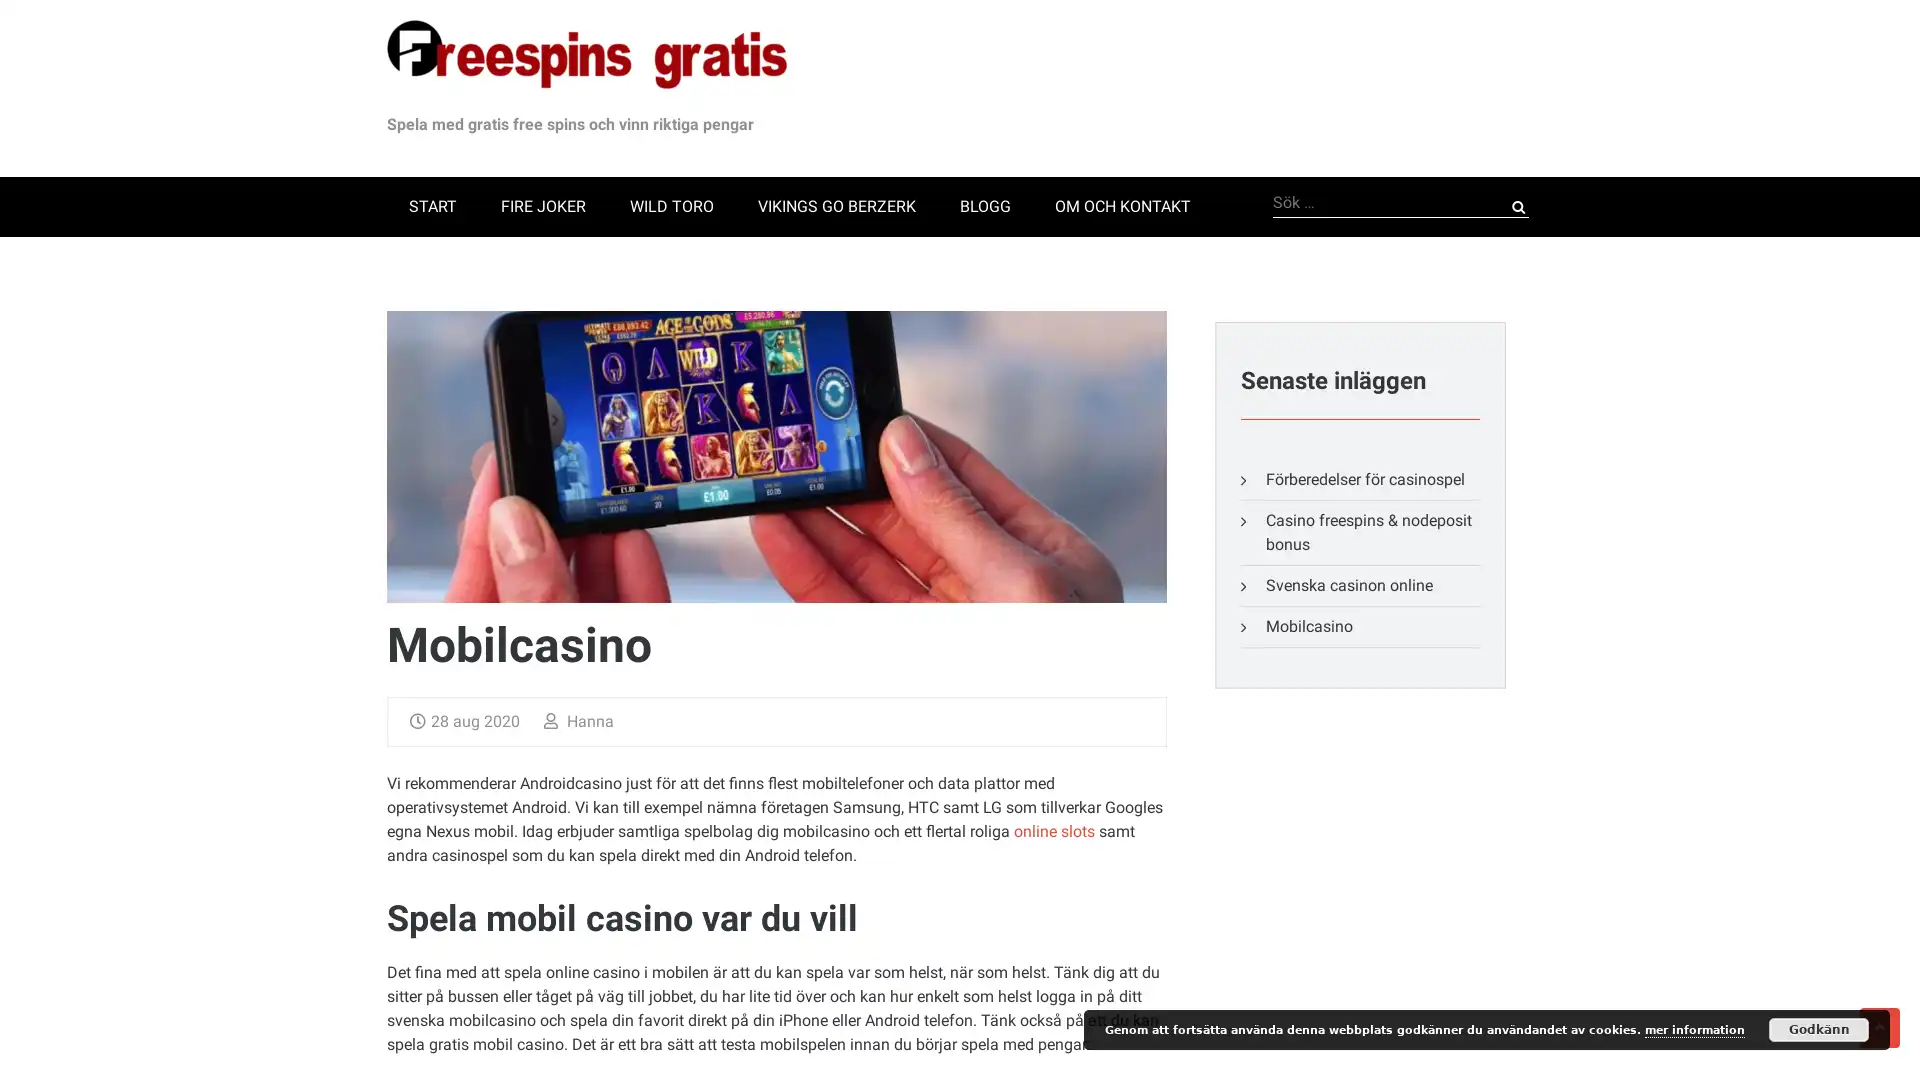  I want to click on Godkann, so click(1819, 1029).